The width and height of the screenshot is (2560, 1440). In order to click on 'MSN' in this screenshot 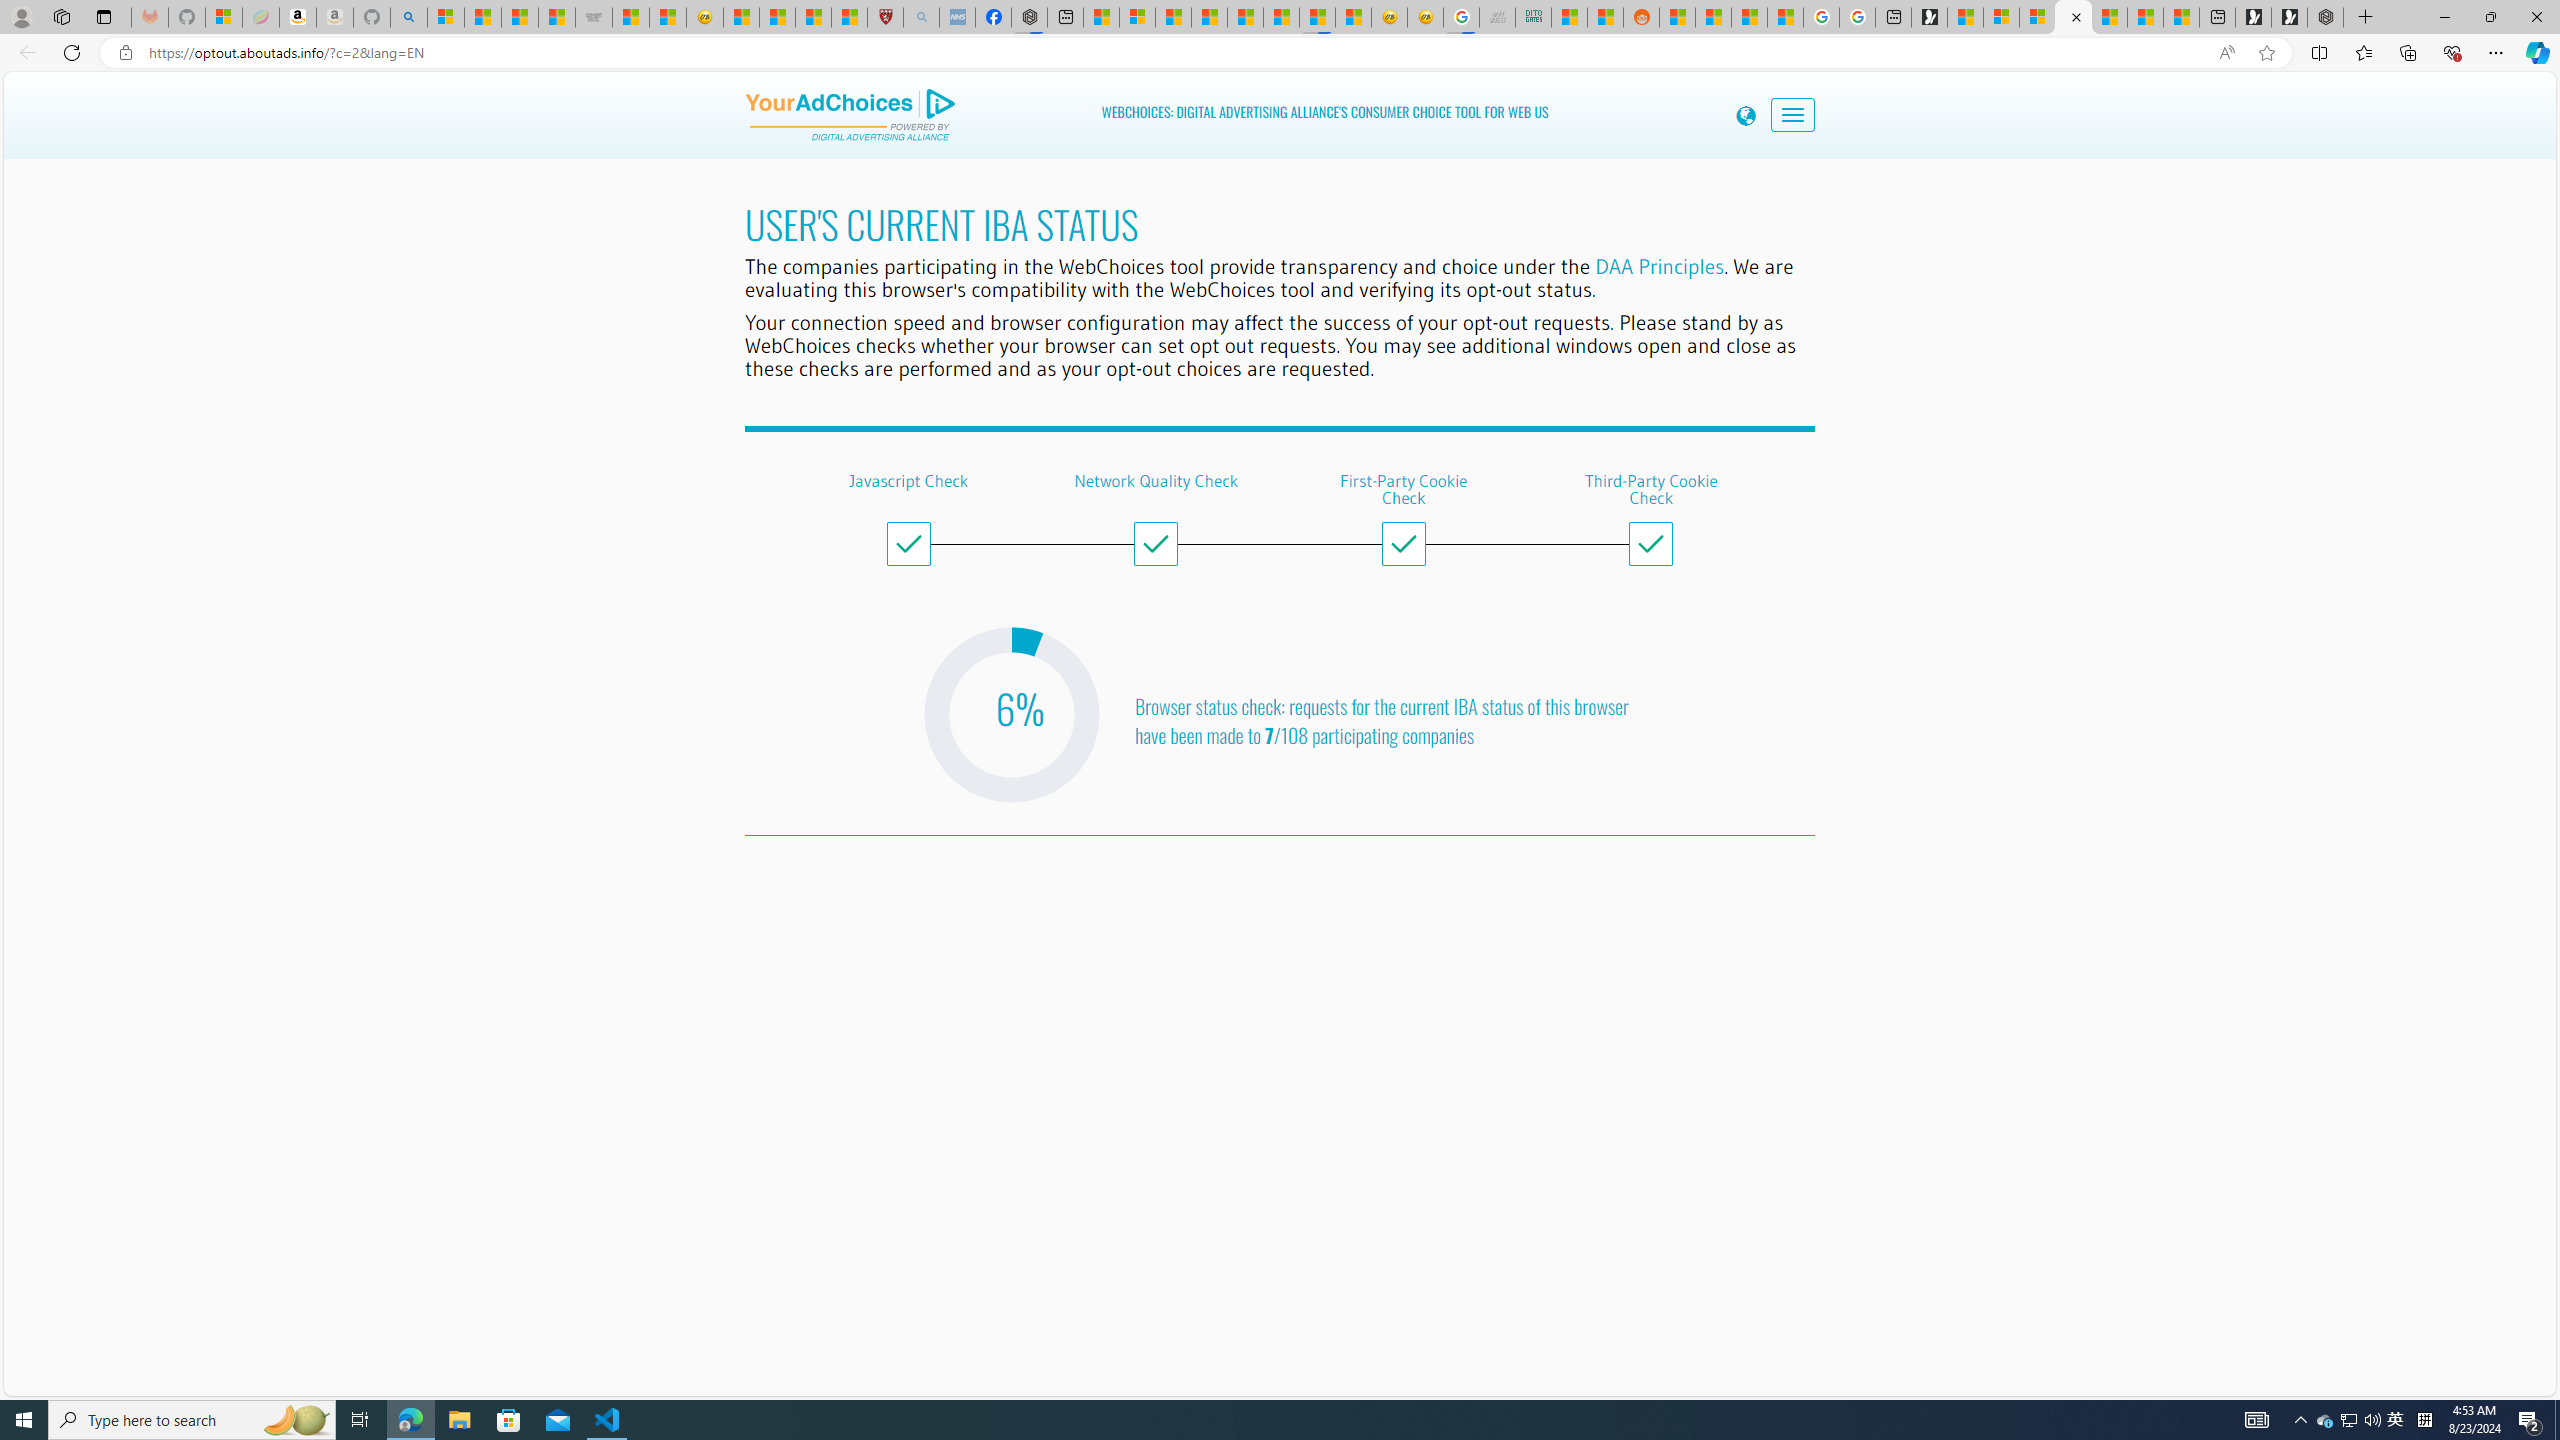, I will do `click(1316, 16)`.